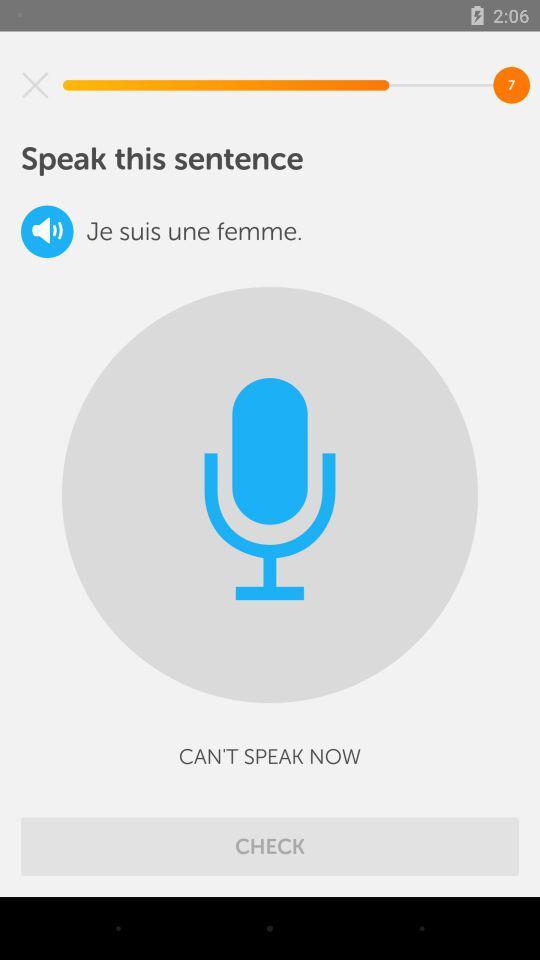 This screenshot has width=540, height=960. What do you see at coordinates (47, 231) in the screenshot?
I see `item to the left of the je icon` at bounding box center [47, 231].